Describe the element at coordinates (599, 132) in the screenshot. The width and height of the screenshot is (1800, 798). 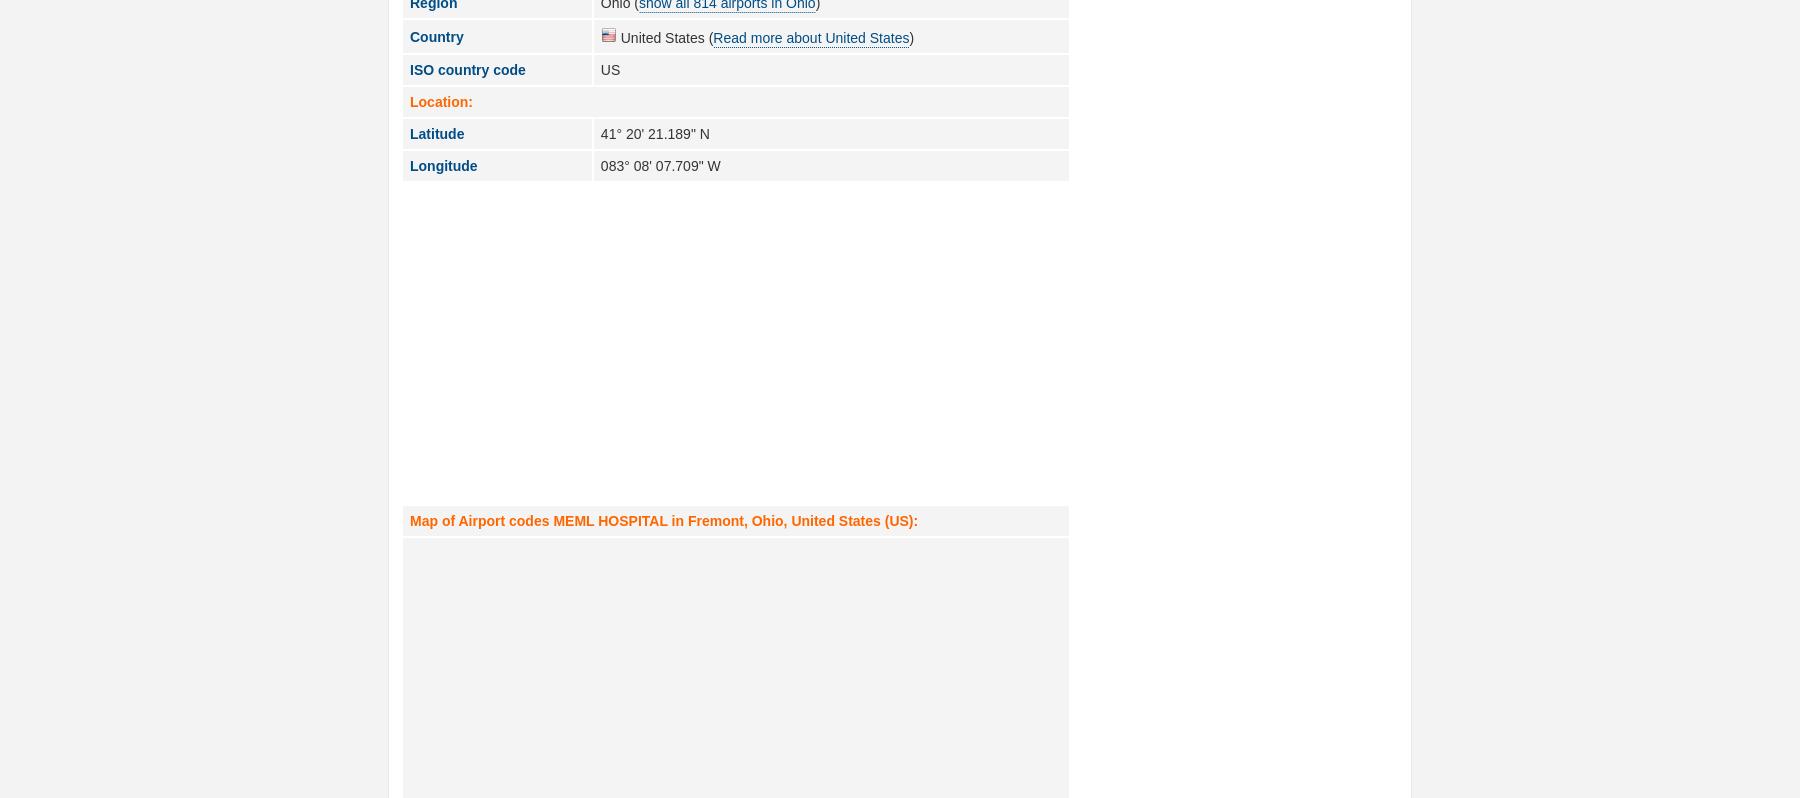
I see `'41° 20' 21.189" N'` at that location.